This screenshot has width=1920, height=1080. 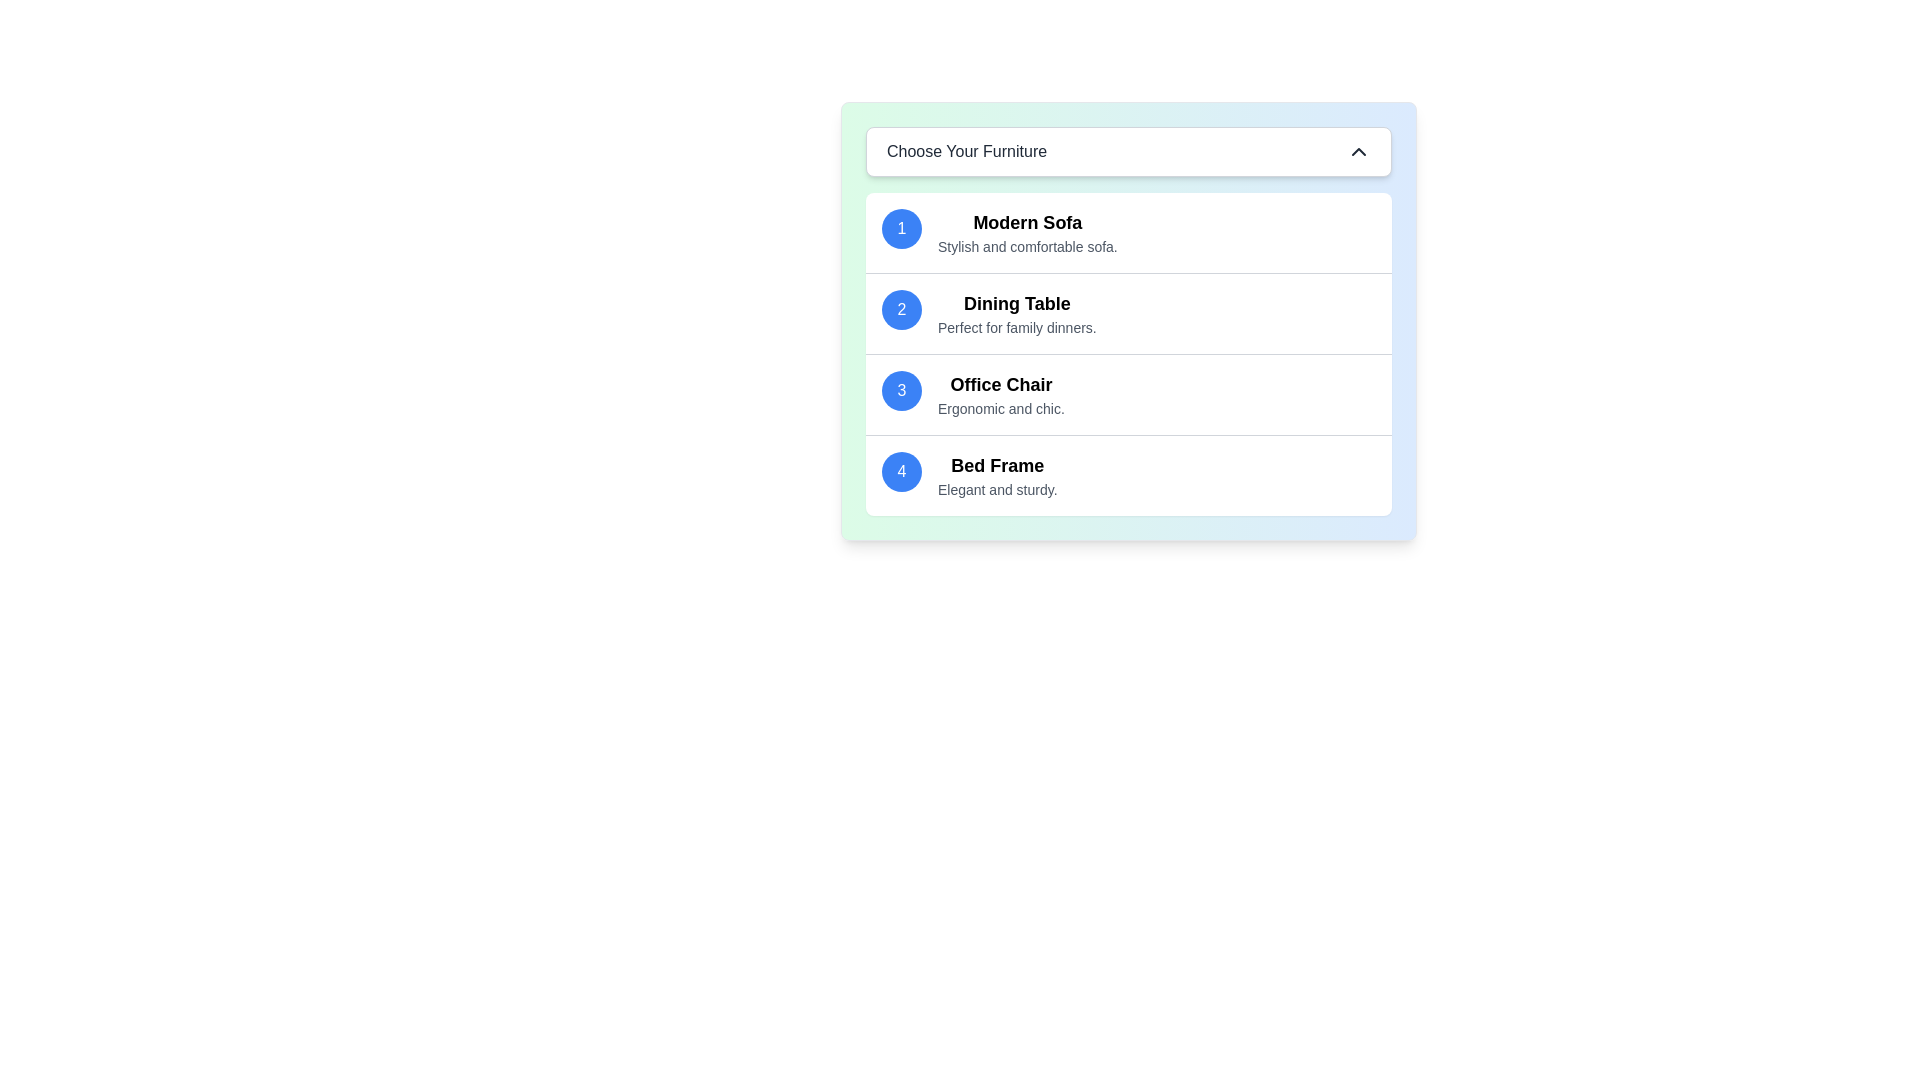 What do you see at coordinates (901, 390) in the screenshot?
I see `the blue circular badge containing the number '3' positioned to the left of the text 'Office Chair'` at bounding box center [901, 390].